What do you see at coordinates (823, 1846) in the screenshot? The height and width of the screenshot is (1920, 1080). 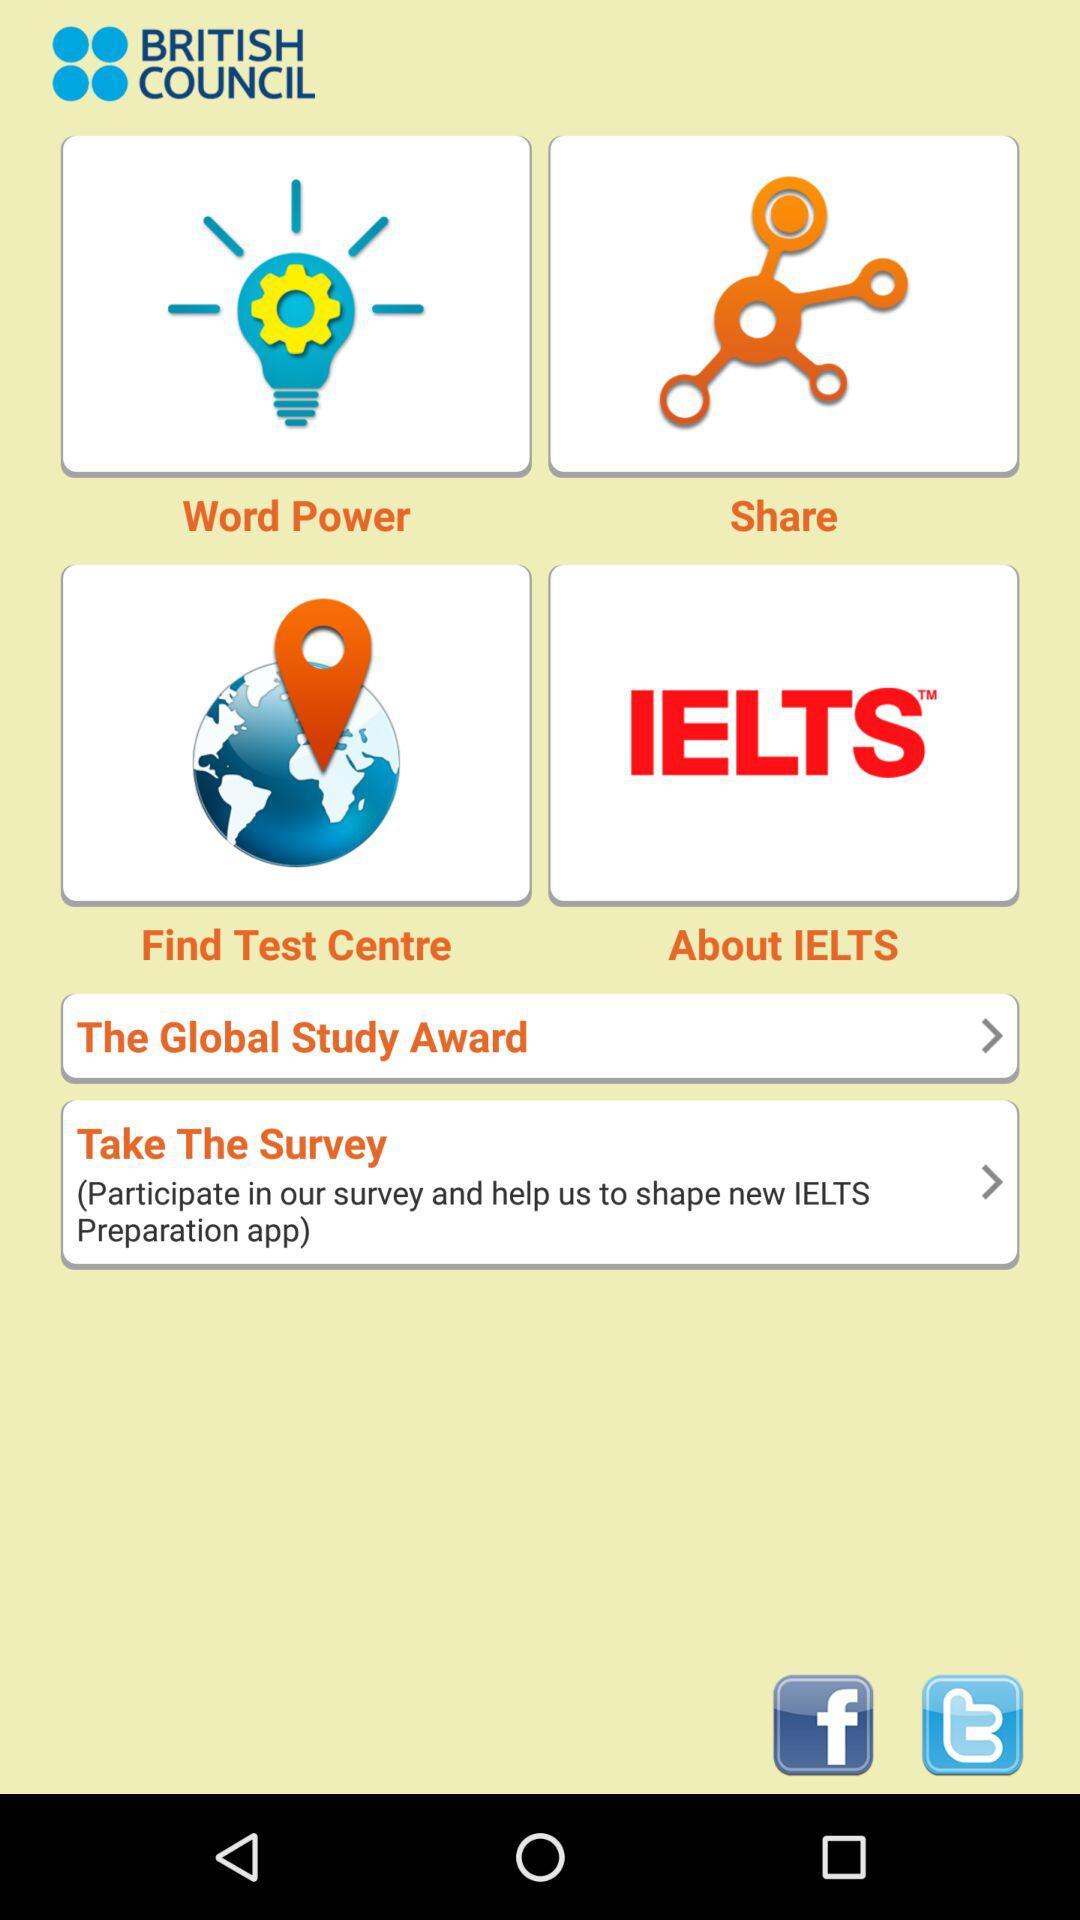 I see `the facebook icon` at bounding box center [823, 1846].